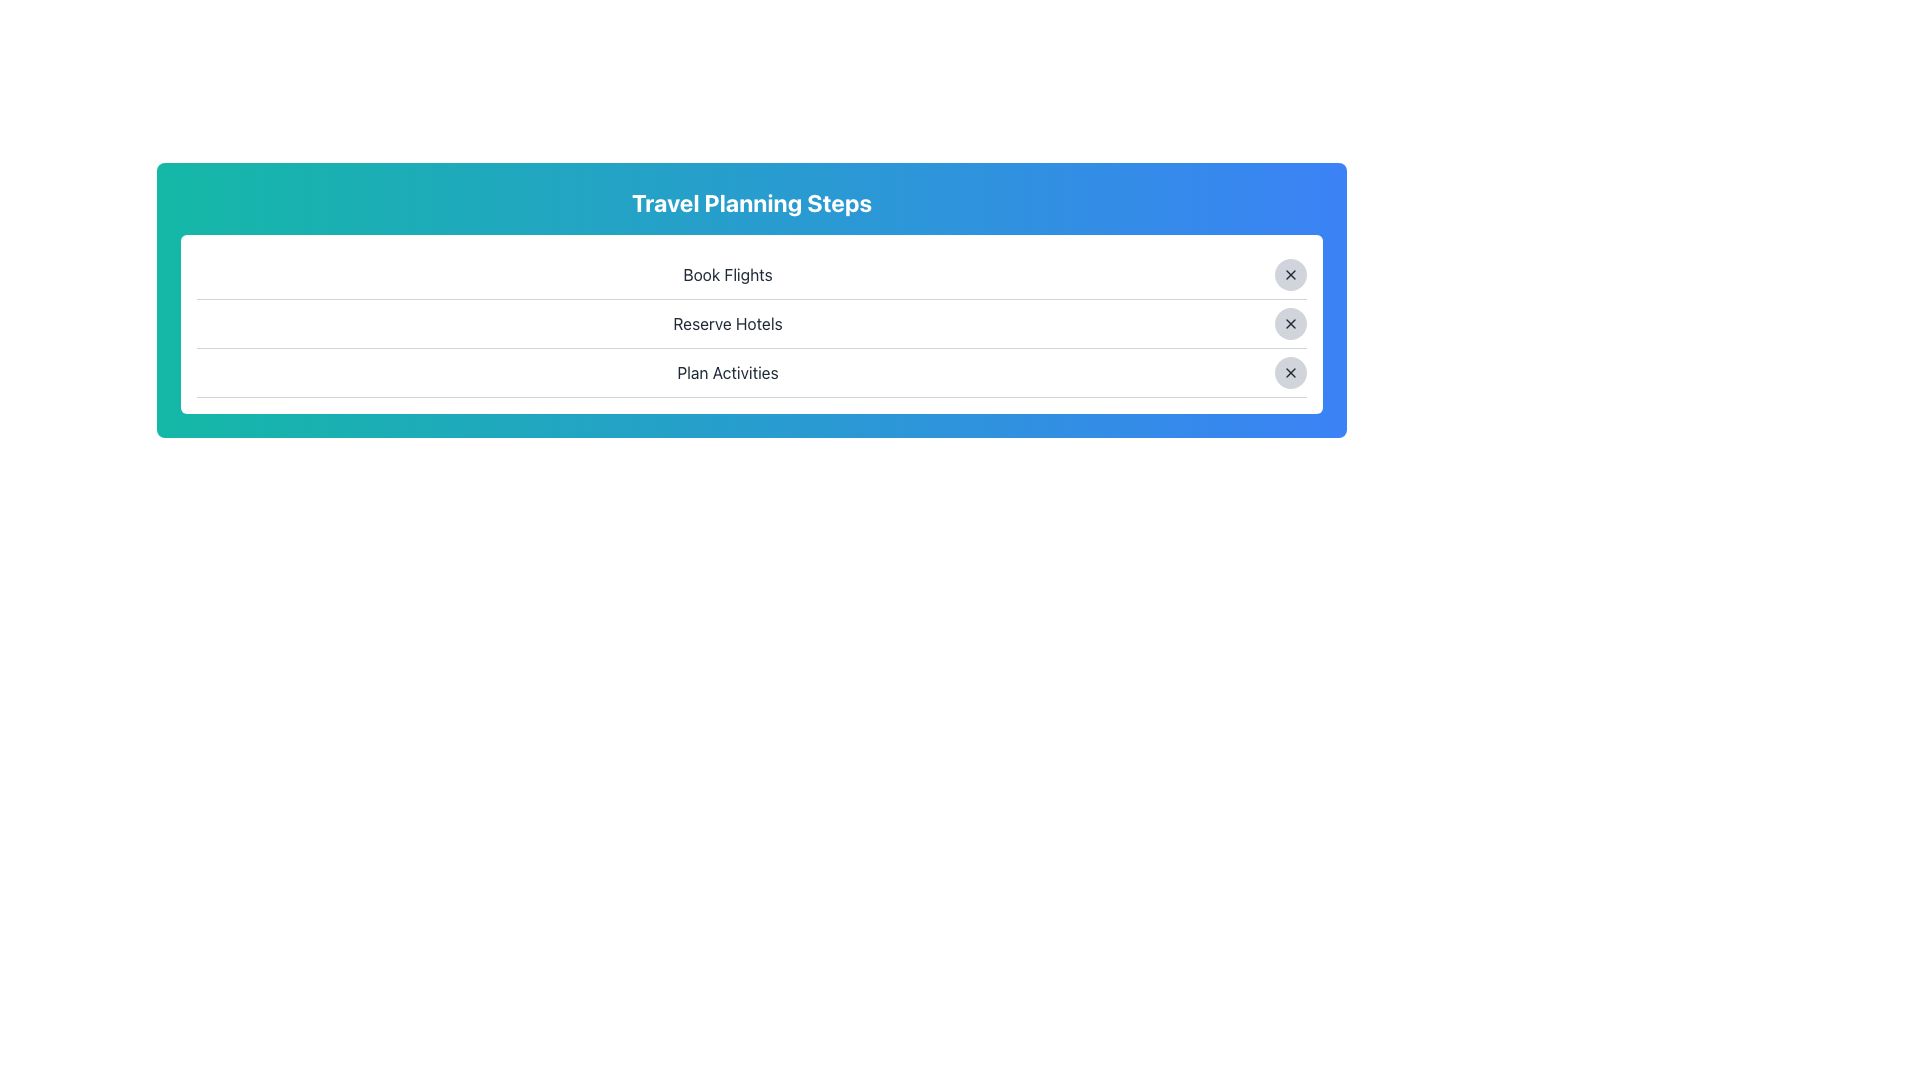 The height and width of the screenshot is (1080, 1920). Describe the element at coordinates (751, 203) in the screenshot. I see `the informational header text label that indicates the purpose of the section listing steps in the travel planning process` at that location.